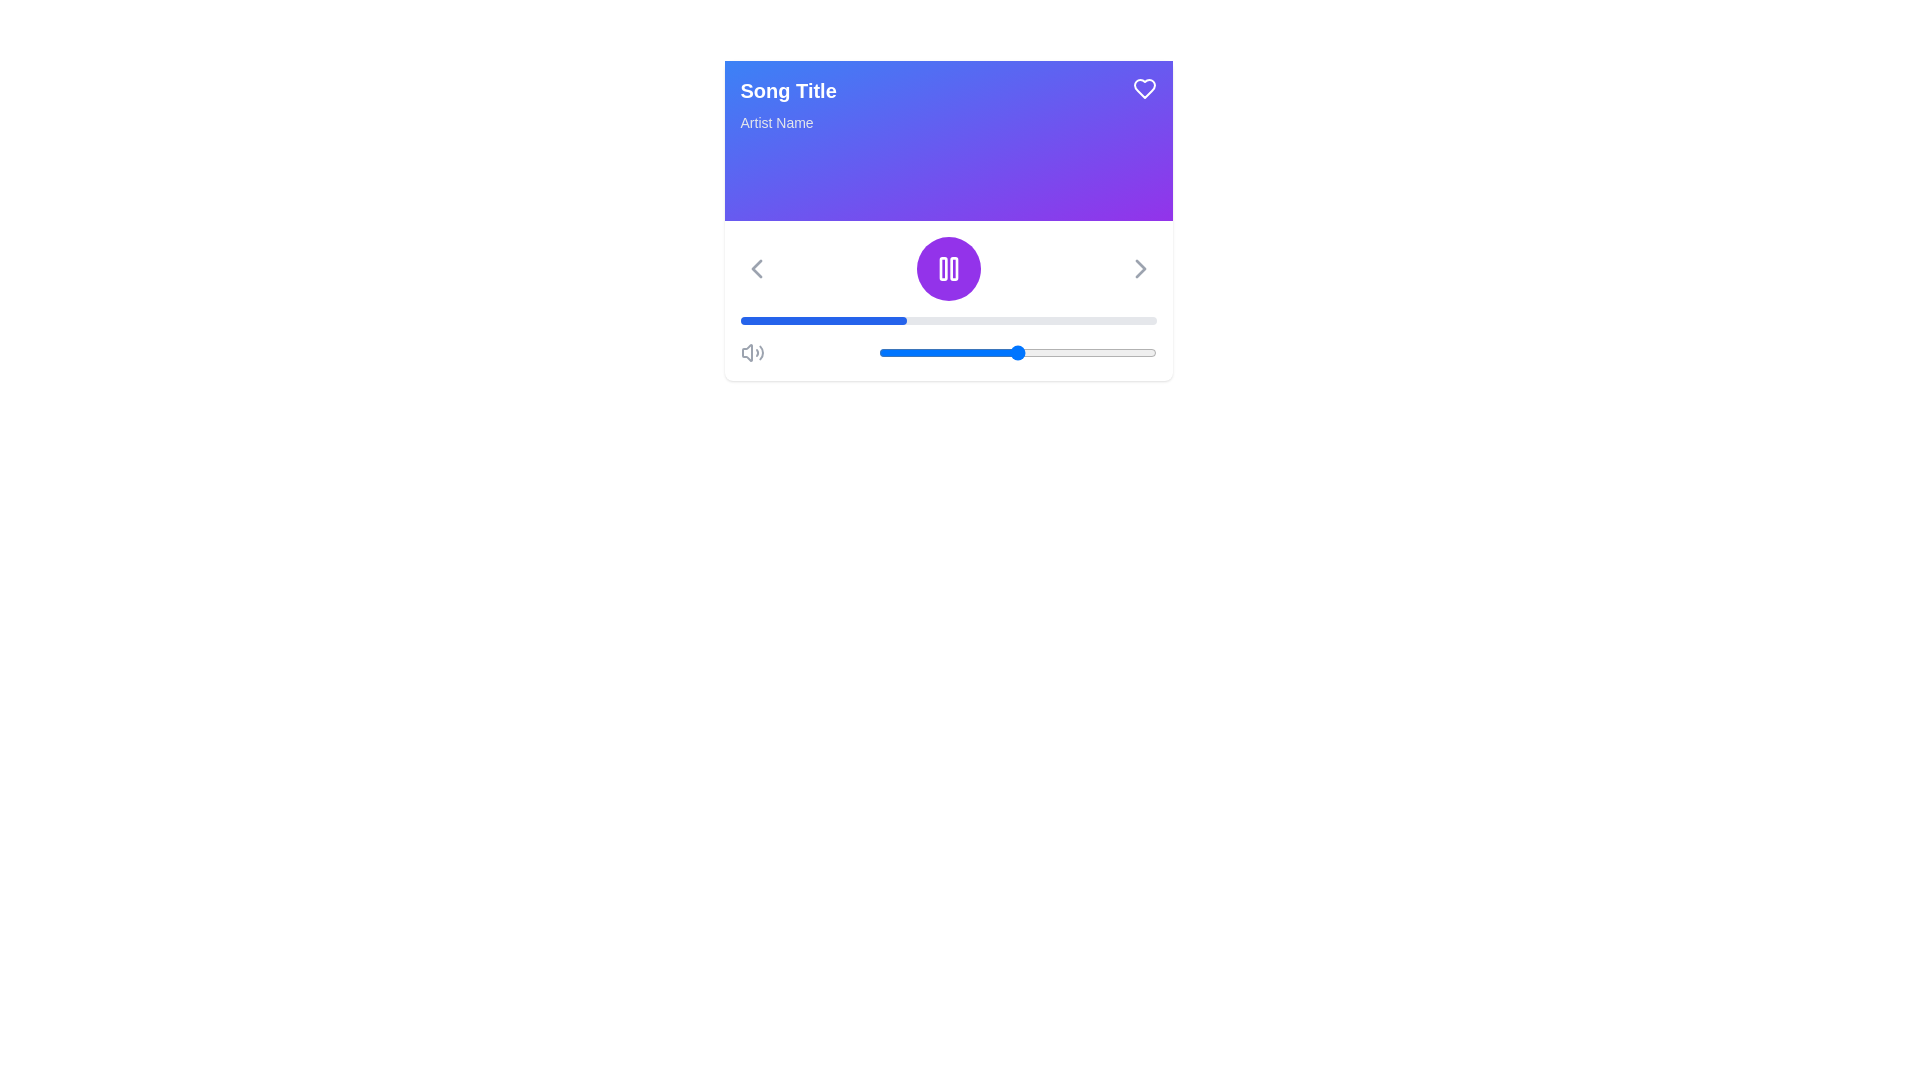  Describe the element at coordinates (973, 352) in the screenshot. I see `volume` at that location.